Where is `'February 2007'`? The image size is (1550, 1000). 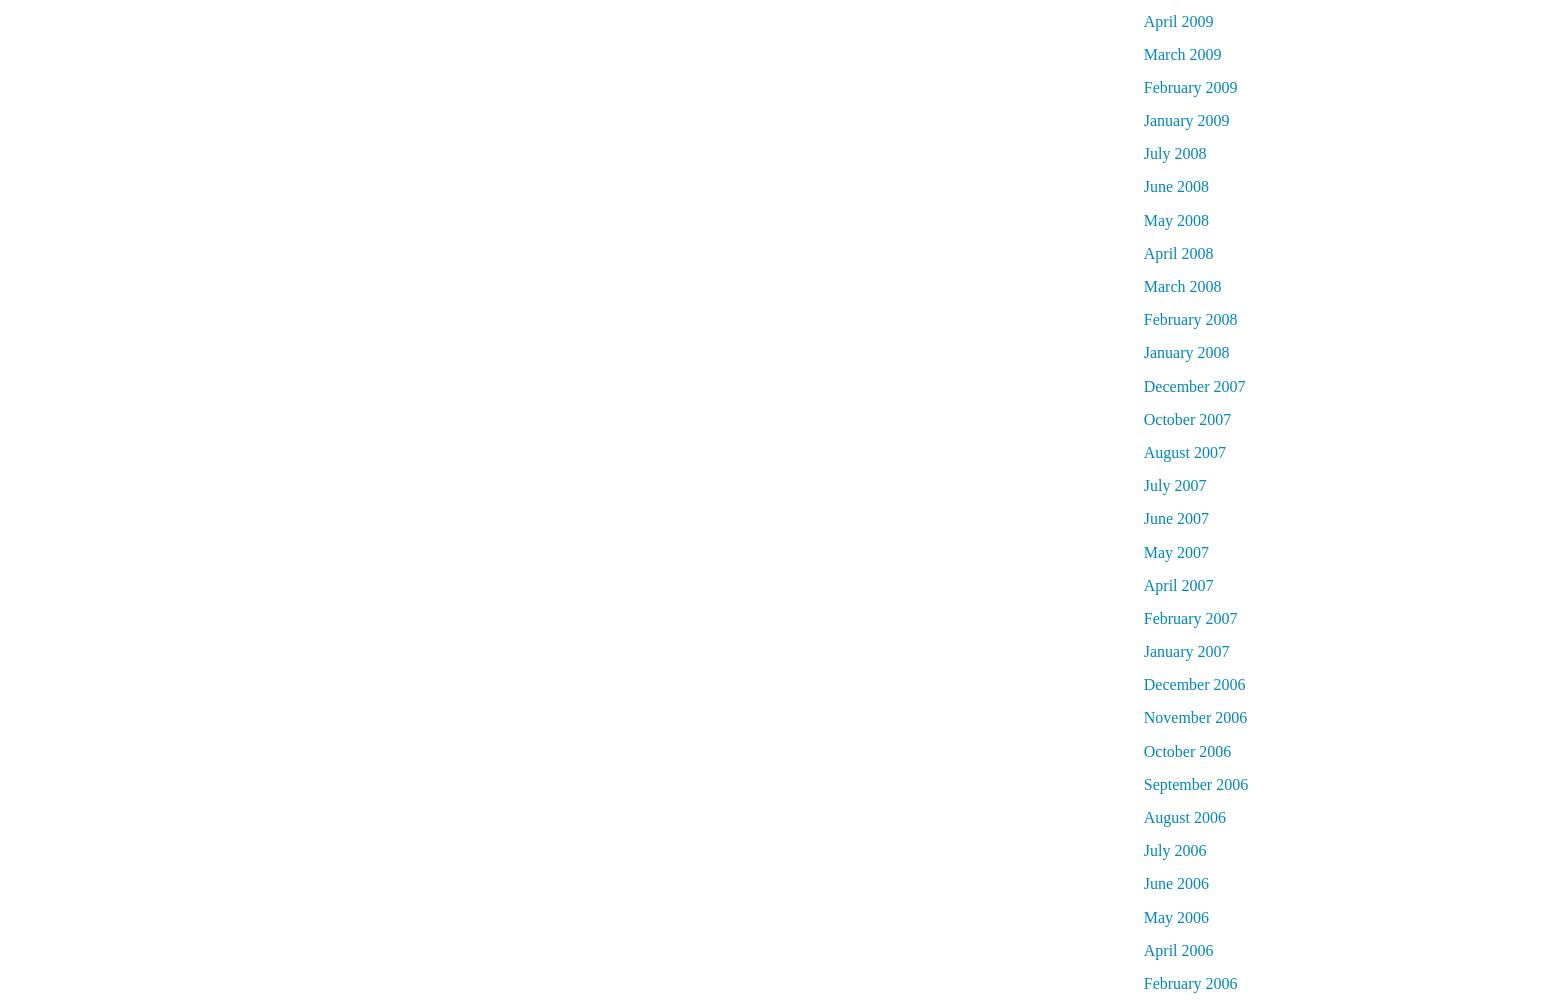 'February 2007' is located at coordinates (1189, 616).